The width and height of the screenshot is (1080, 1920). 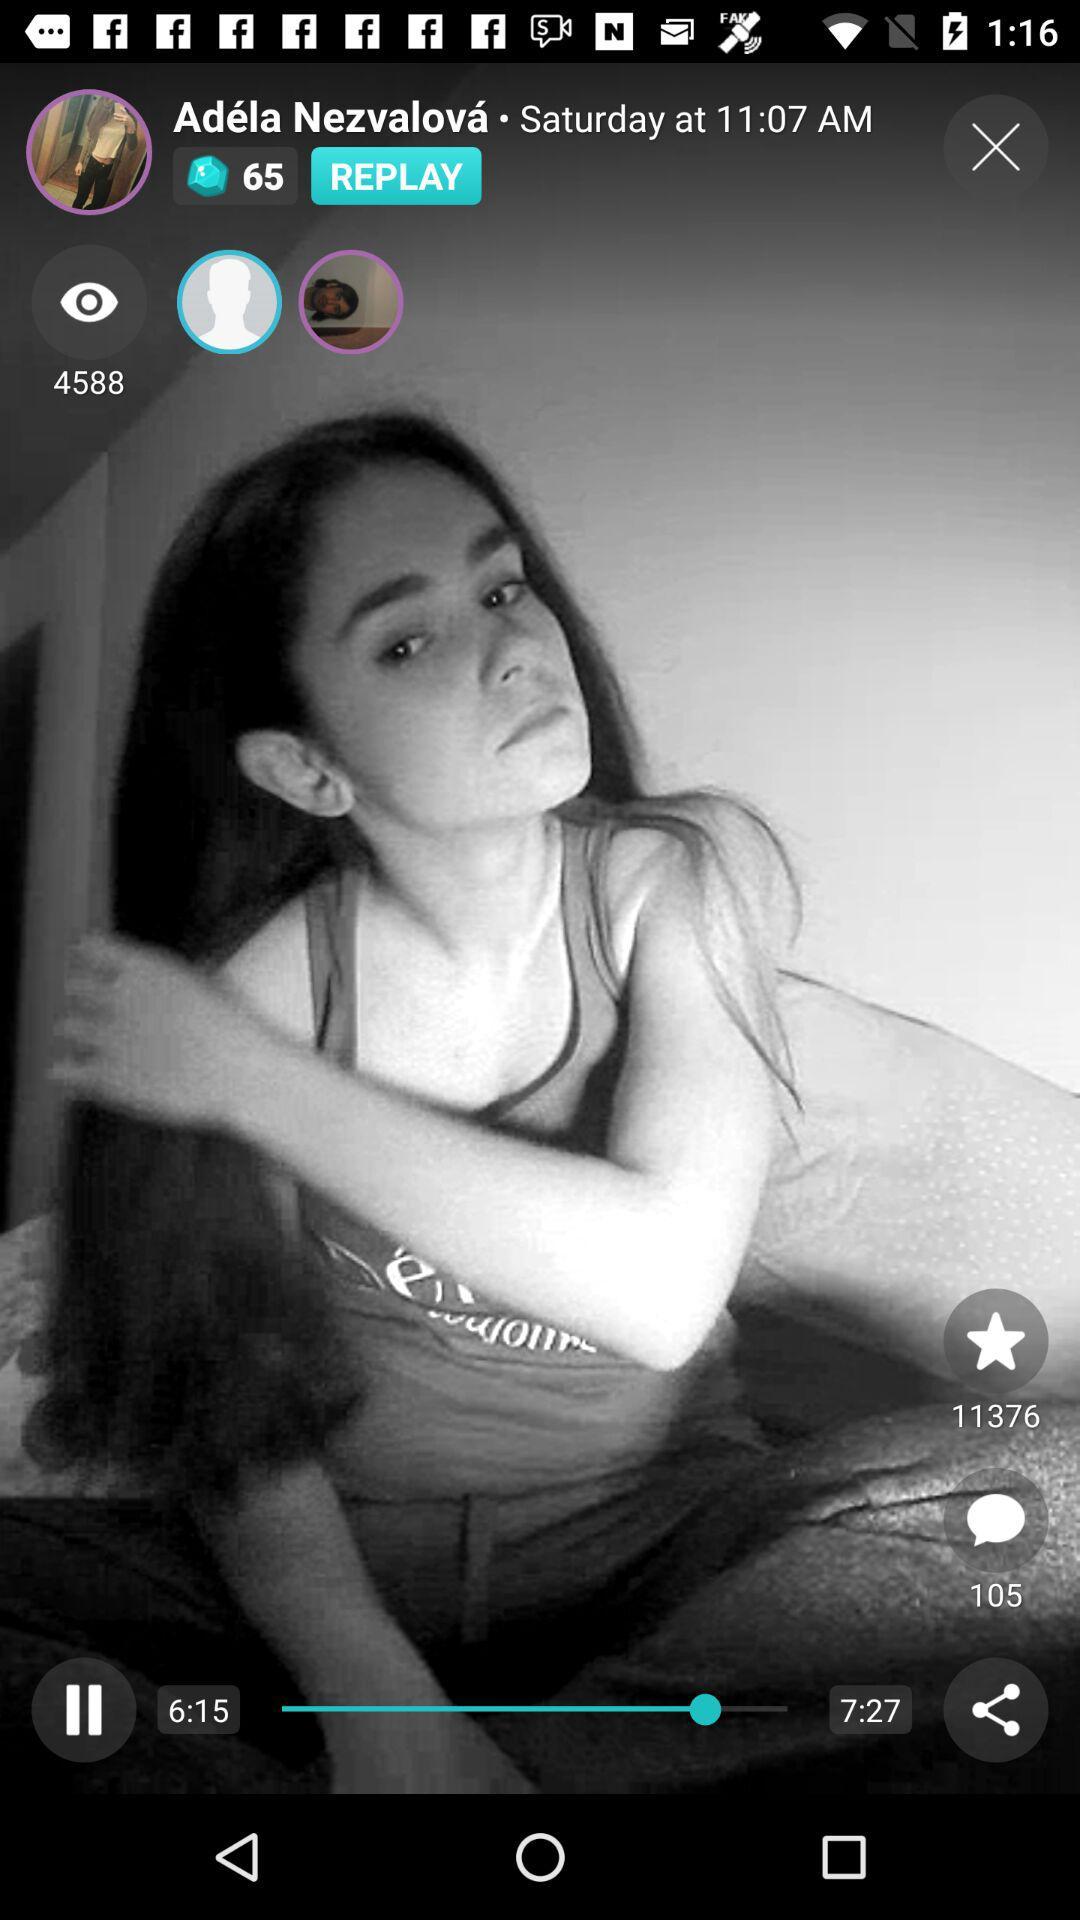 I want to click on give a star to the photo, so click(x=995, y=1340).